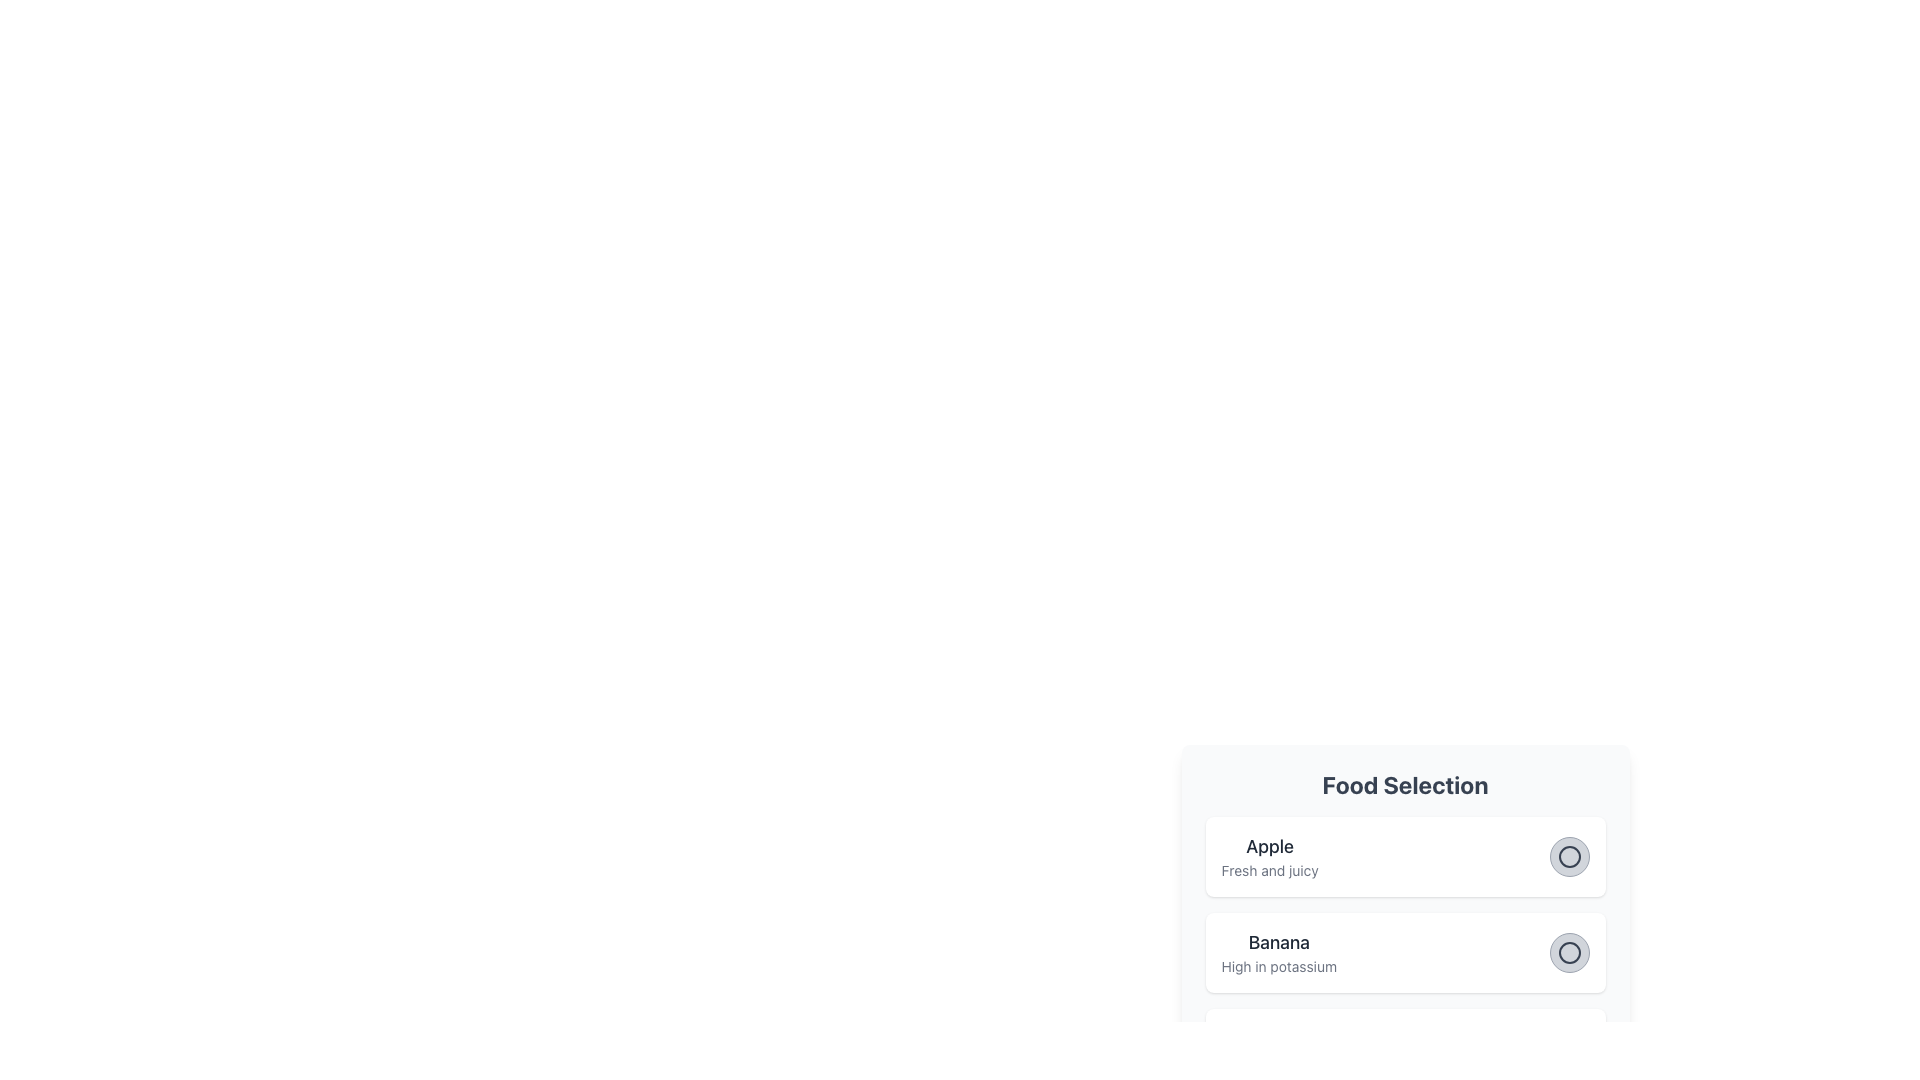 Image resolution: width=1920 pixels, height=1080 pixels. Describe the element at coordinates (1278, 942) in the screenshot. I see `the text label that identifies the item 'Banana' in the list of options, which is positioned above the text 'High in potassium'` at that location.